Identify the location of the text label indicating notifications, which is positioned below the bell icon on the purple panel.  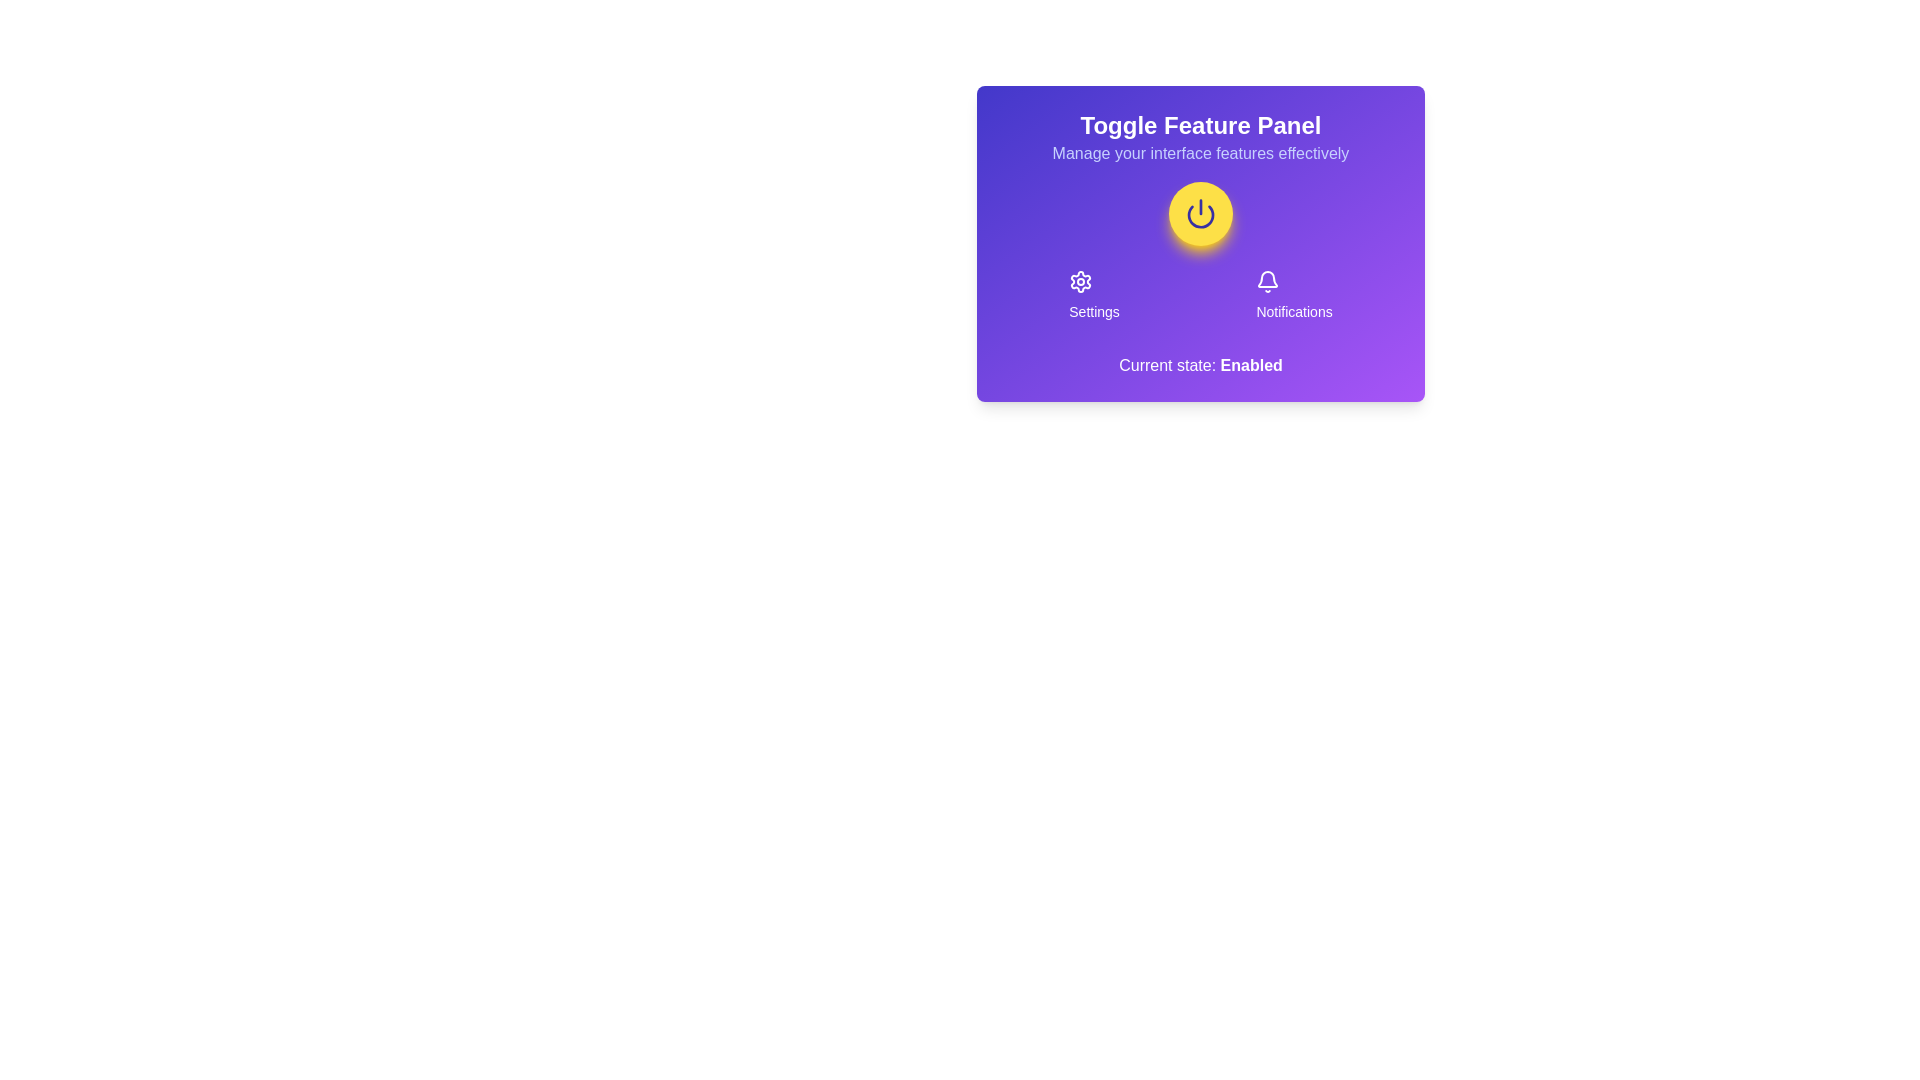
(1294, 312).